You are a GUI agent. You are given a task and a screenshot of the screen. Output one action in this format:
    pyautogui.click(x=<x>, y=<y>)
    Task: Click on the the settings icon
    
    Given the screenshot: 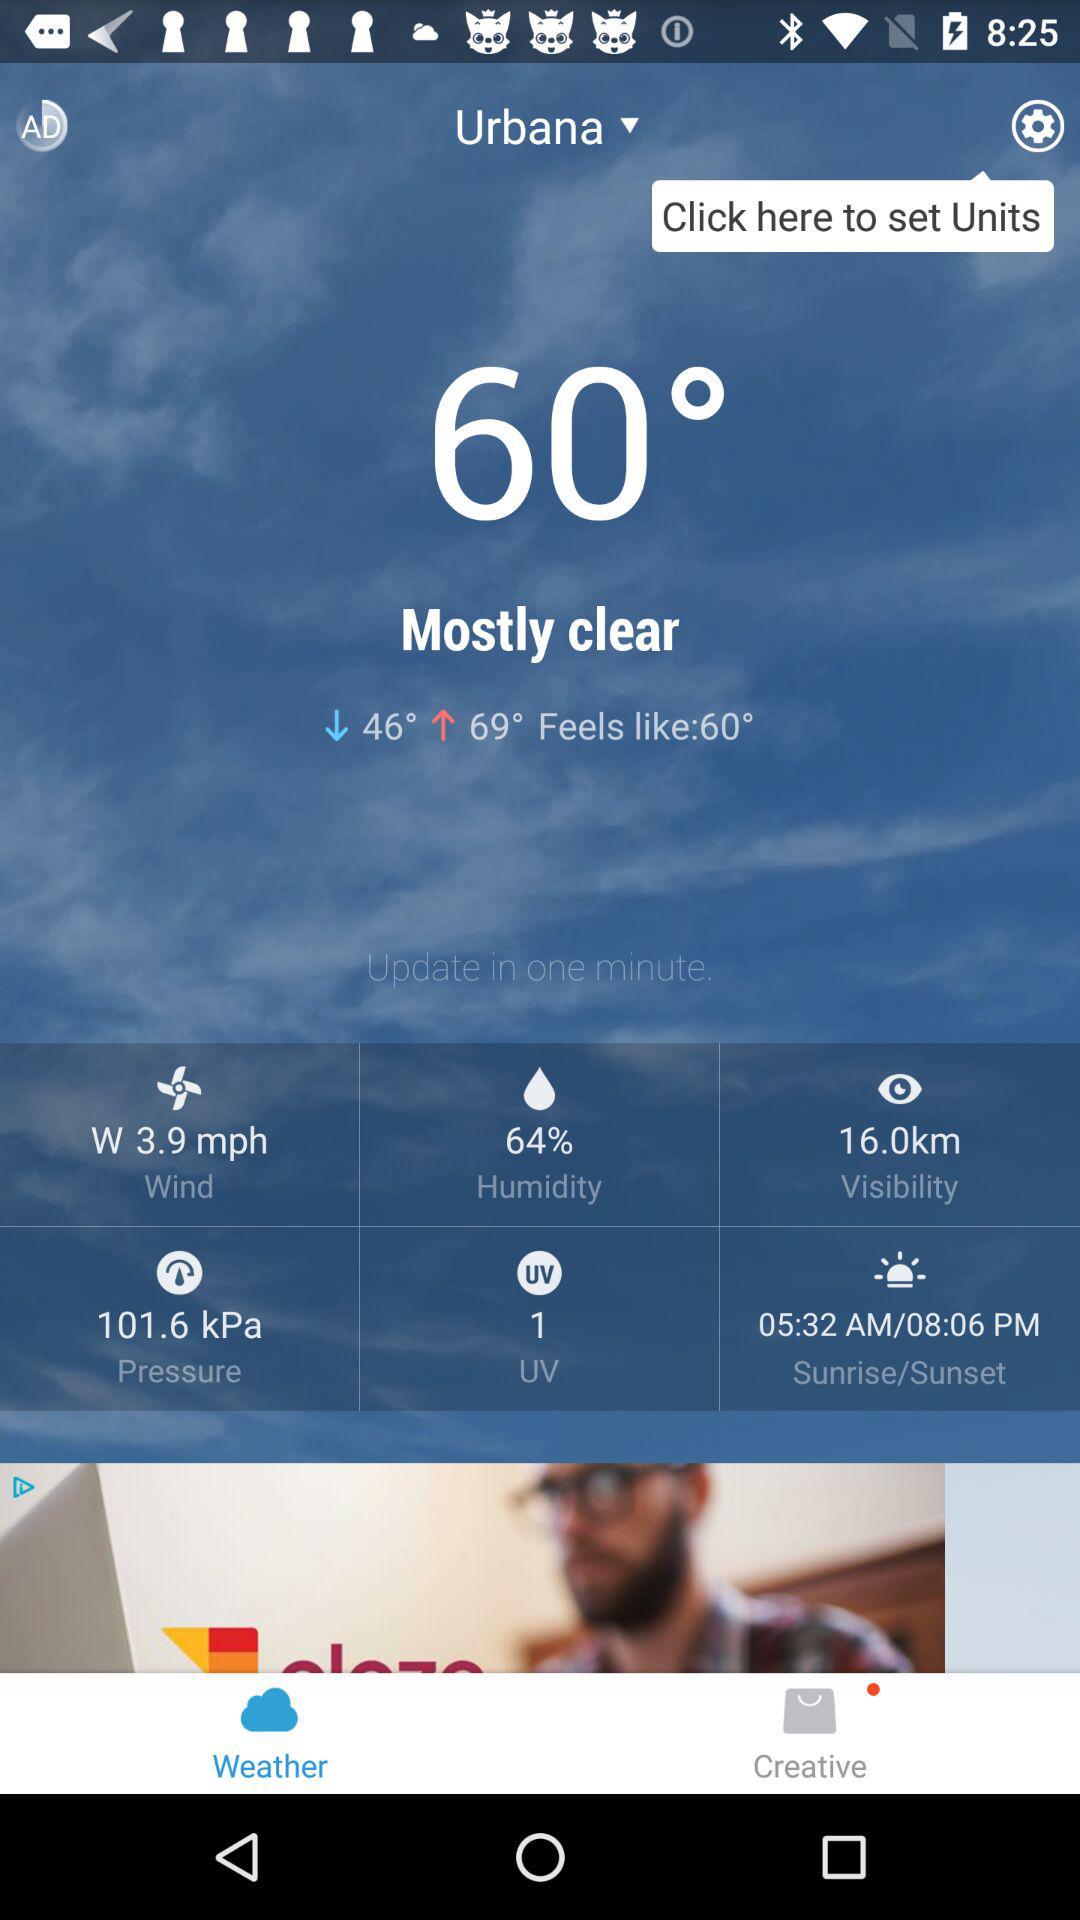 What is the action you would take?
    pyautogui.click(x=1036, y=133)
    